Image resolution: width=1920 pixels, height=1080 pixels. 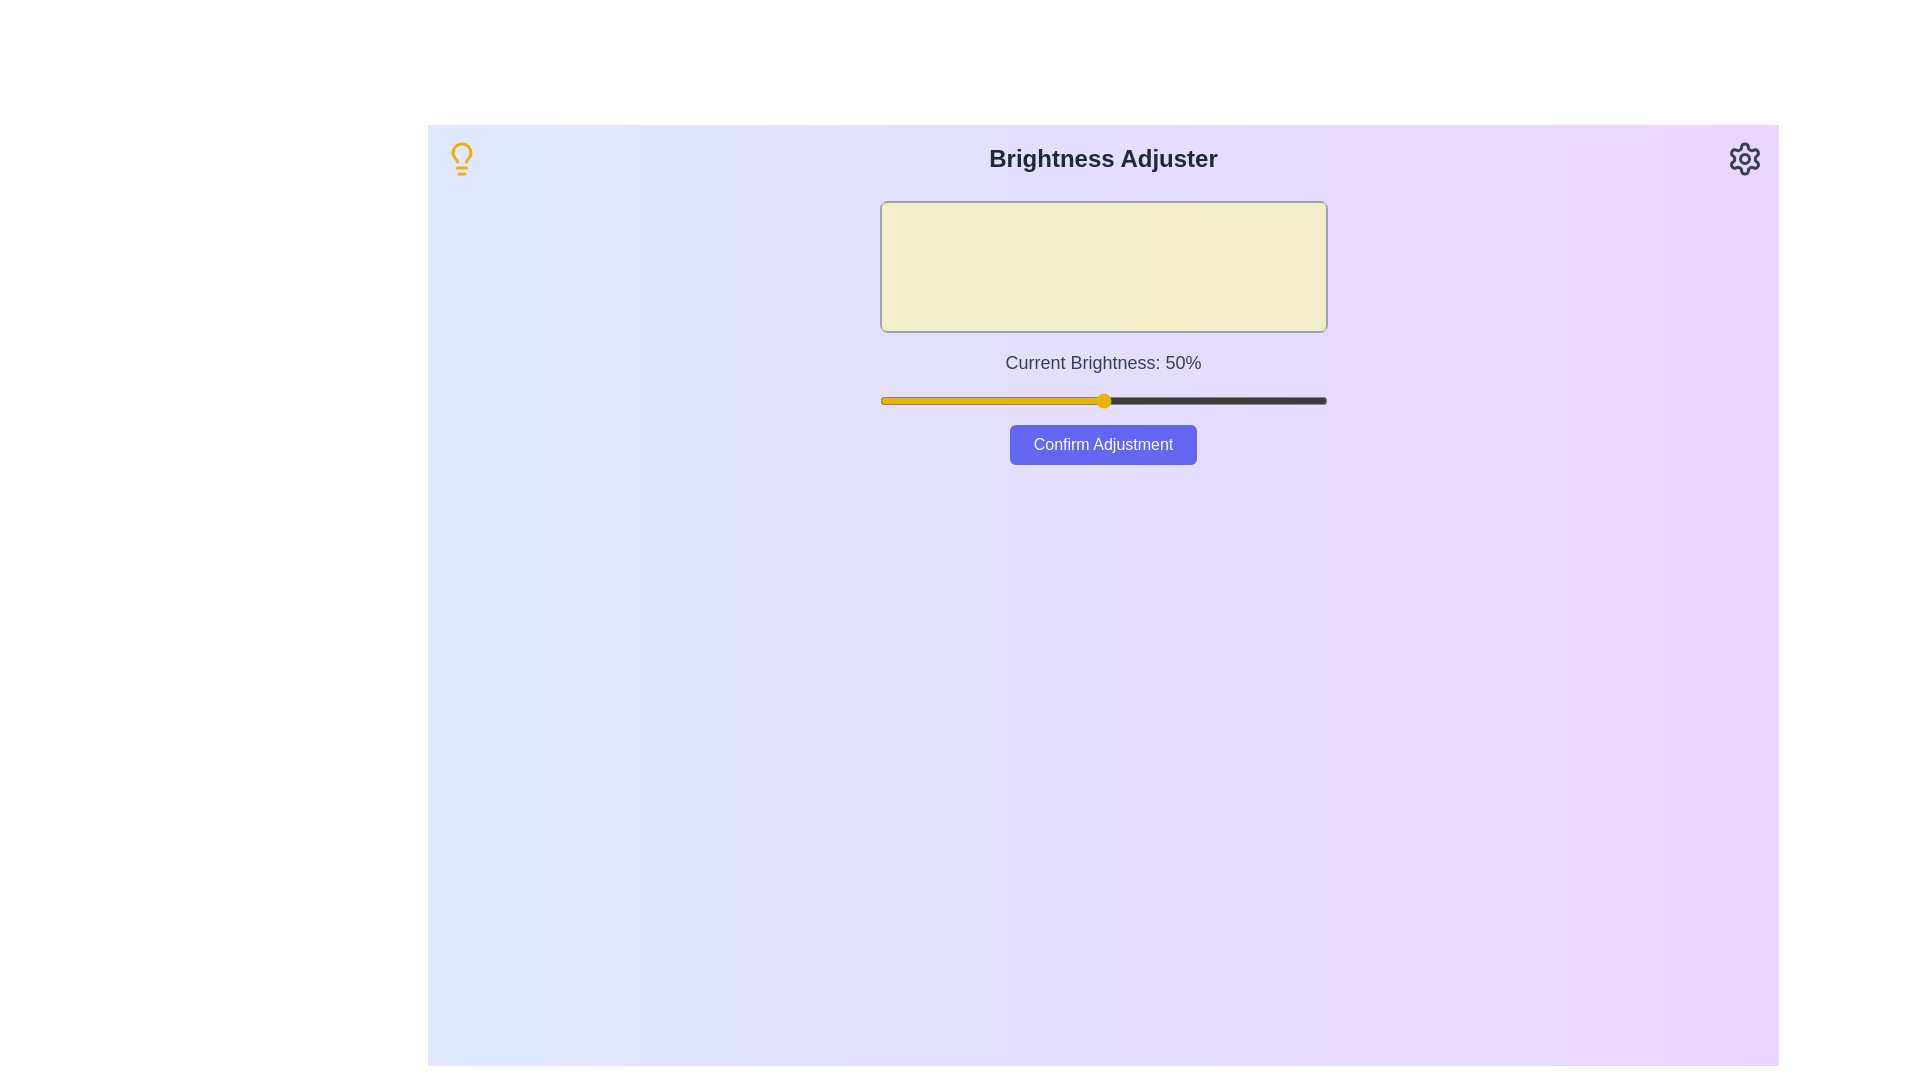 What do you see at coordinates (1102, 443) in the screenshot?
I see `the 'Confirm Adjustment' button` at bounding box center [1102, 443].